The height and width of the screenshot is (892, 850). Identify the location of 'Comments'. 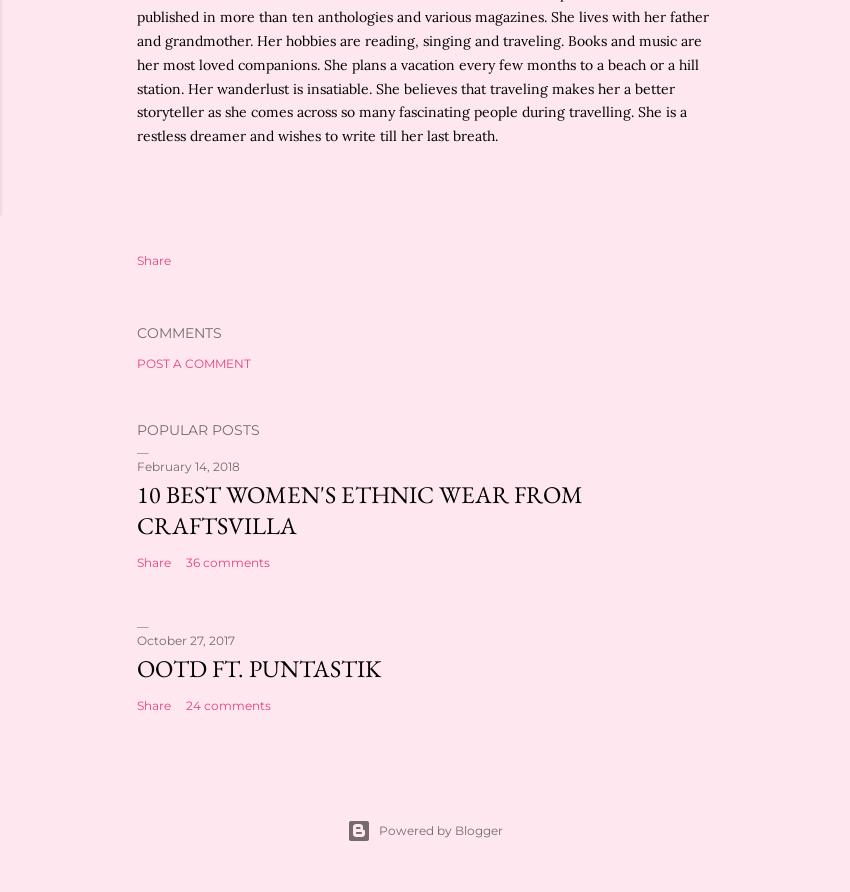
(137, 332).